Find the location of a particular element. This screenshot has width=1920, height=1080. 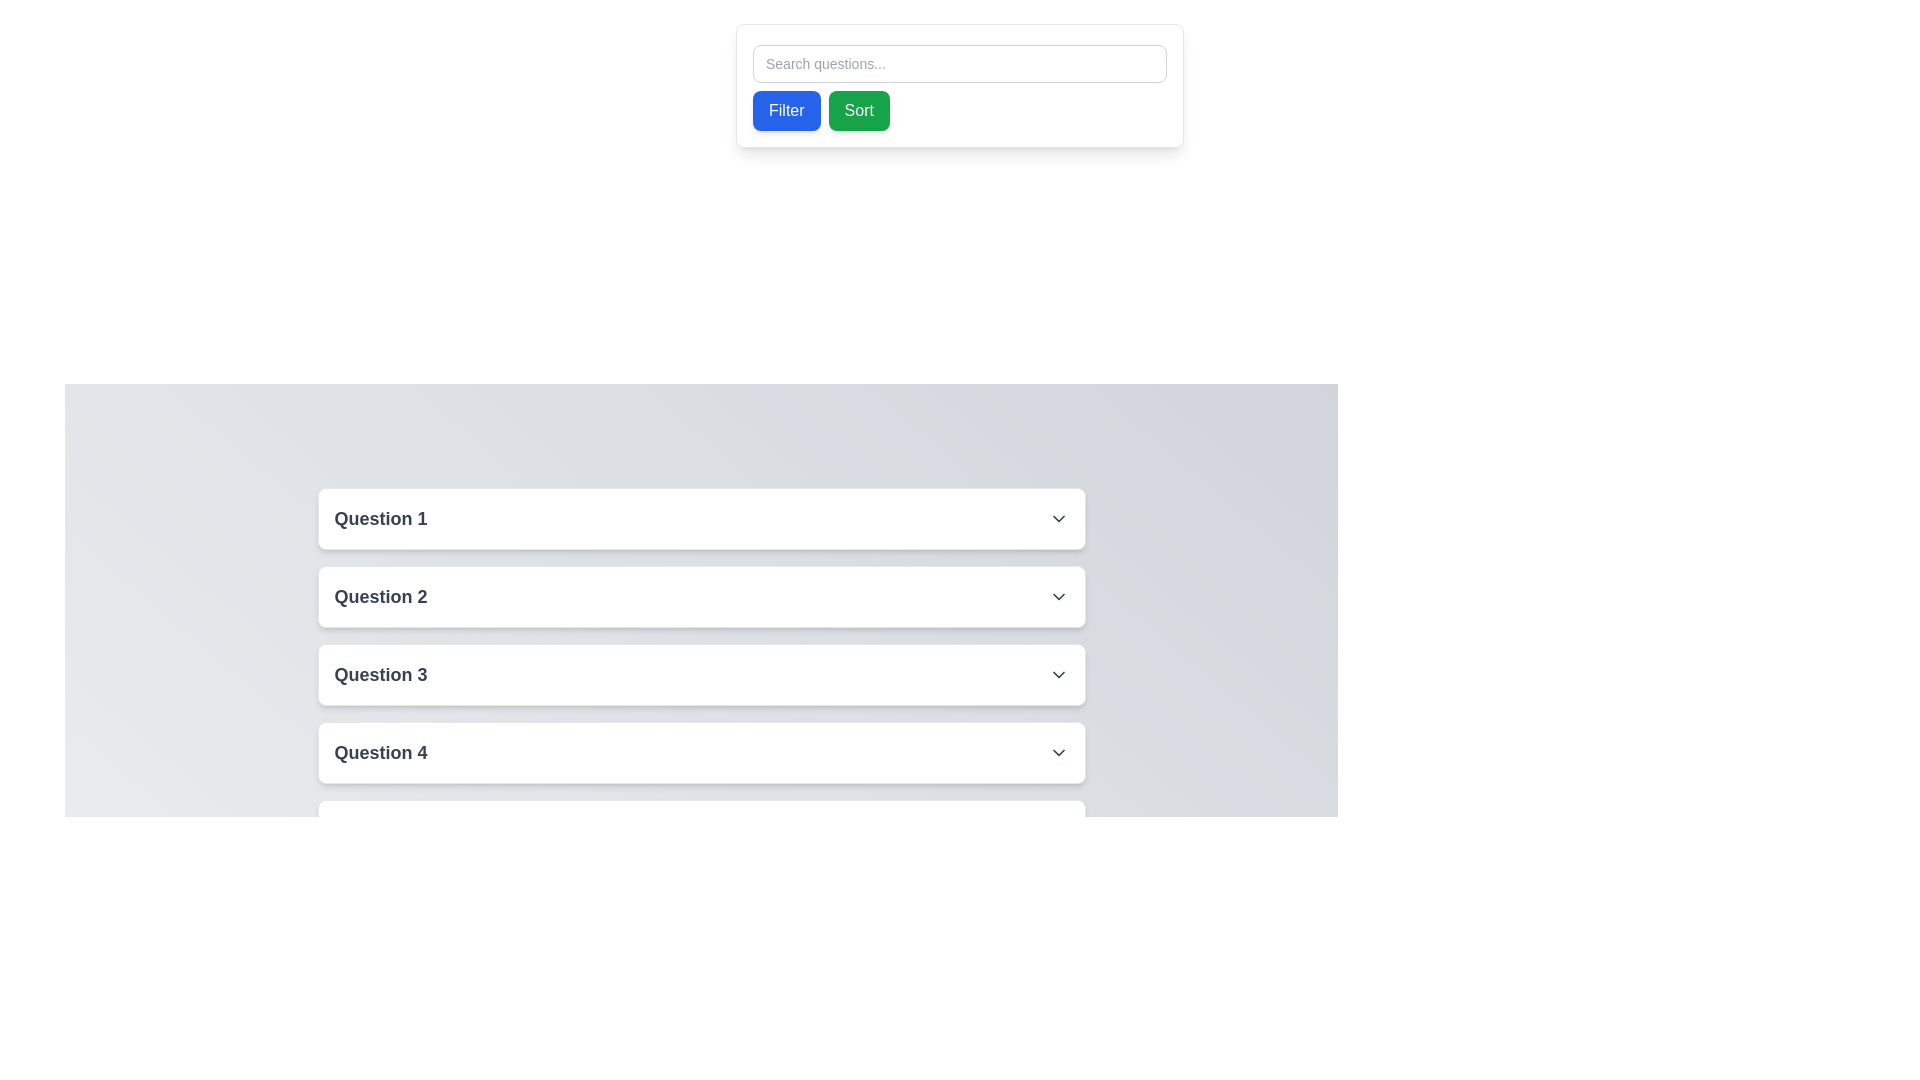

the static text label that serves as a title for the associated question, positioned in the middle-left of the third list item in a vertically arranged series of question elements is located at coordinates (380, 675).